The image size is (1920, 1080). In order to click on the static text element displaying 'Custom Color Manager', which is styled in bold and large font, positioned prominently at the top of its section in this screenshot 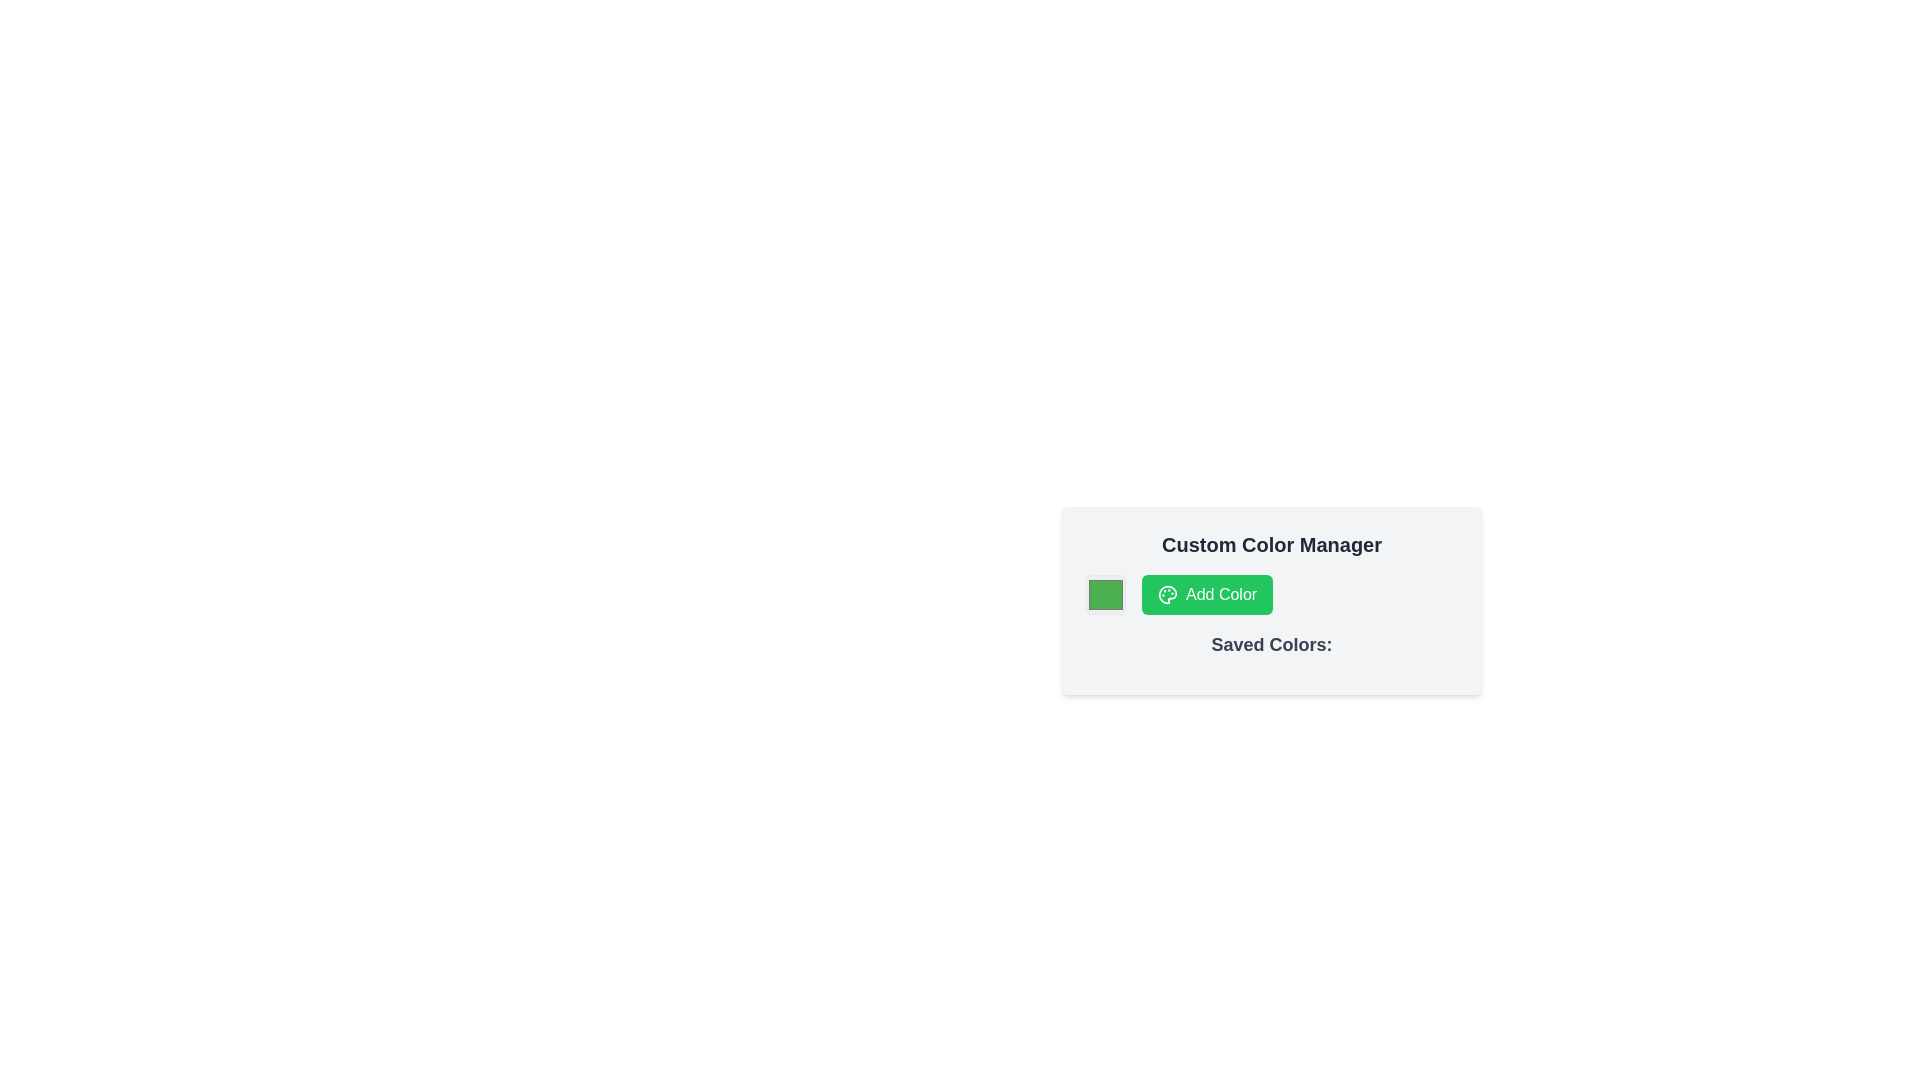, I will do `click(1271, 544)`.